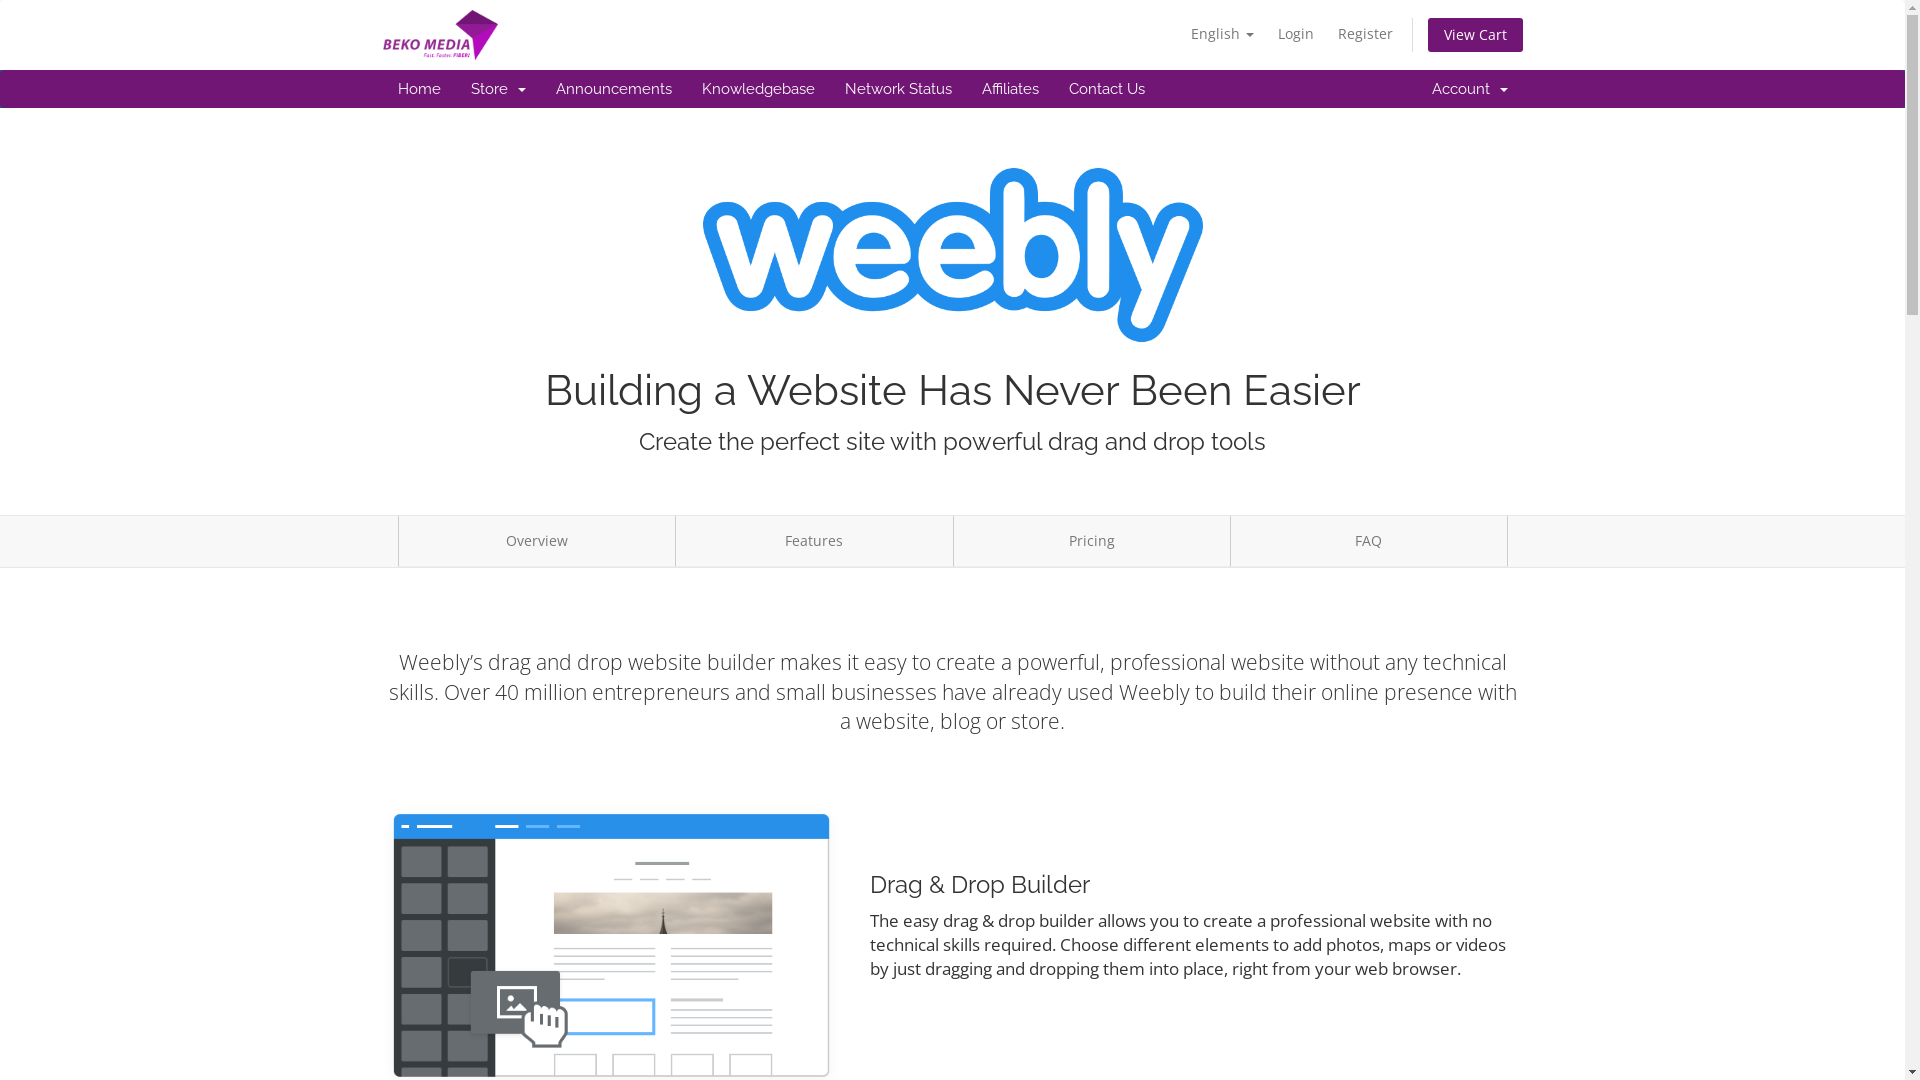 The image size is (1920, 1080). Describe the element at coordinates (1089, 541) in the screenshot. I see `'Pricing'` at that location.